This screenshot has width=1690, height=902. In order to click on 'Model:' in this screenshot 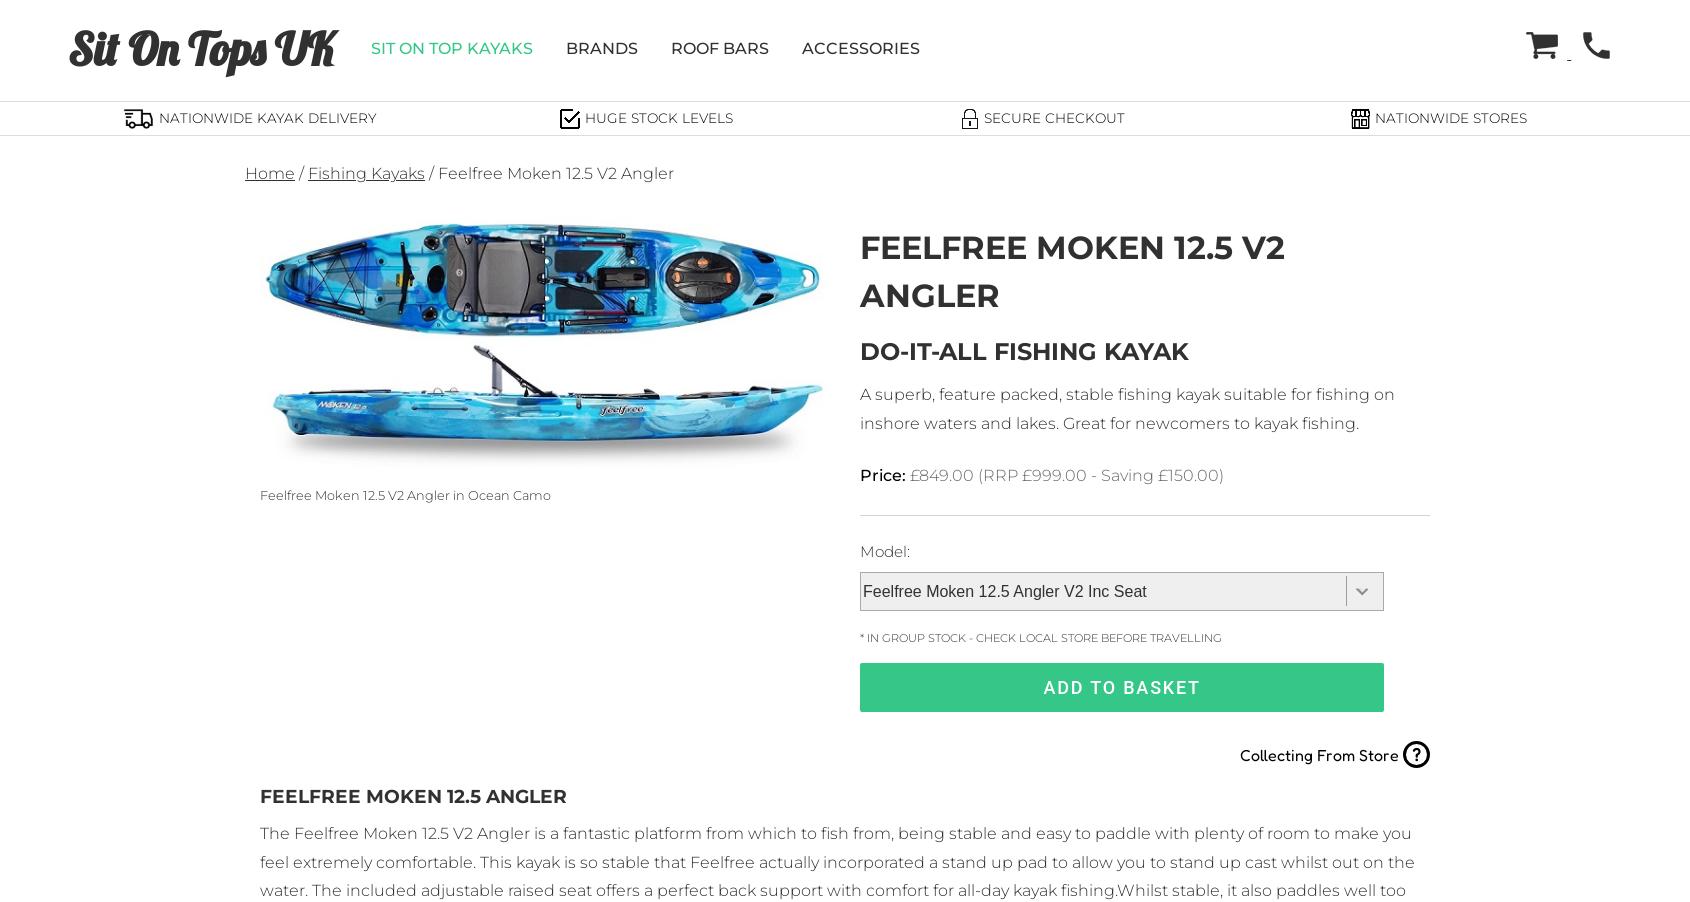, I will do `click(884, 551)`.